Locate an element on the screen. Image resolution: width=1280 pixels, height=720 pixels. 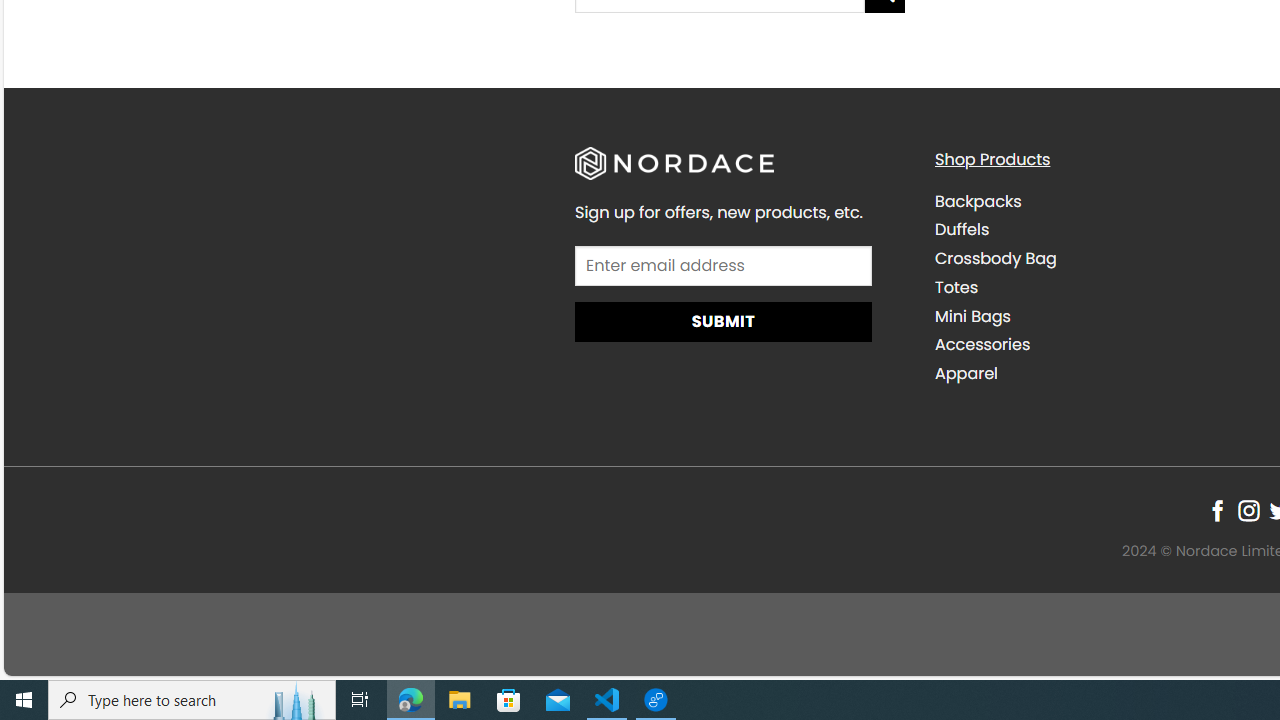
'Follow on Facebook' is located at coordinates (1216, 510).